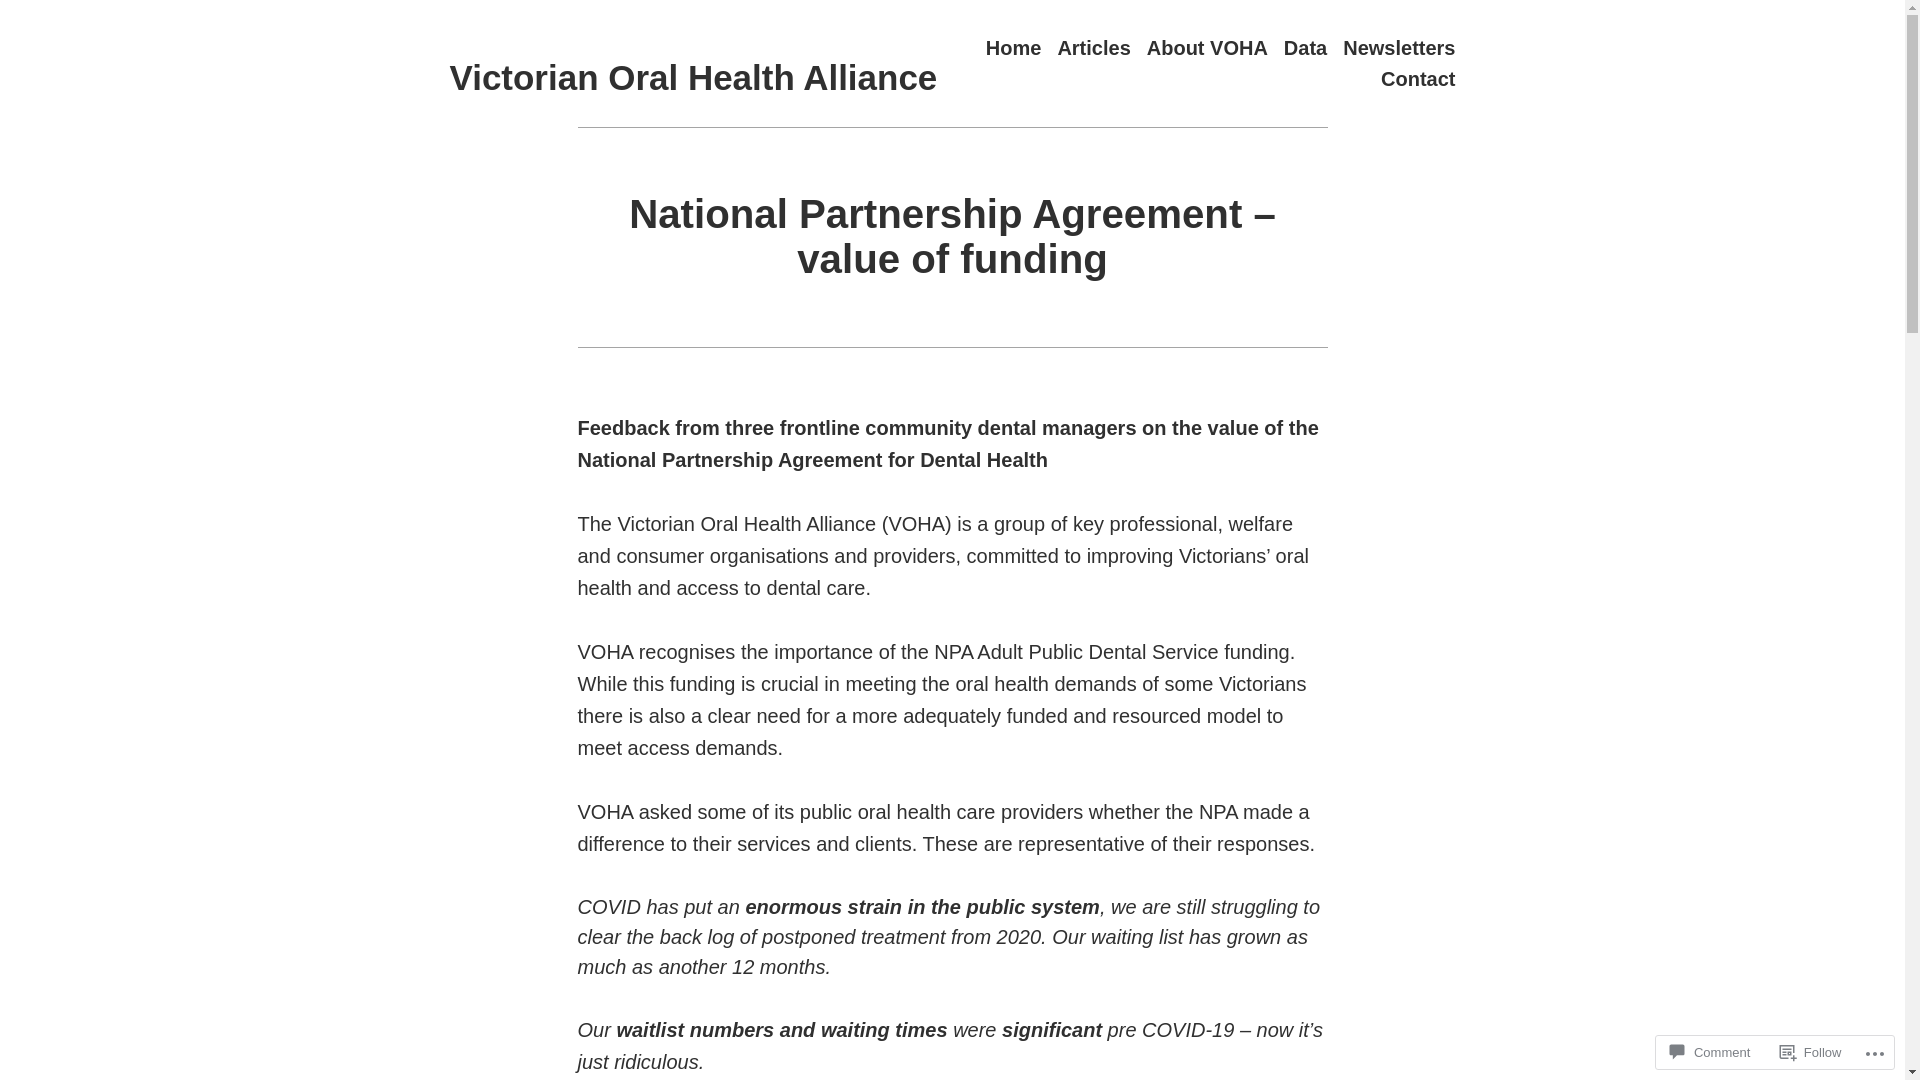 The width and height of the screenshot is (1920, 1080). What do you see at coordinates (1305, 46) in the screenshot?
I see `'Data'` at bounding box center [1305, 46].